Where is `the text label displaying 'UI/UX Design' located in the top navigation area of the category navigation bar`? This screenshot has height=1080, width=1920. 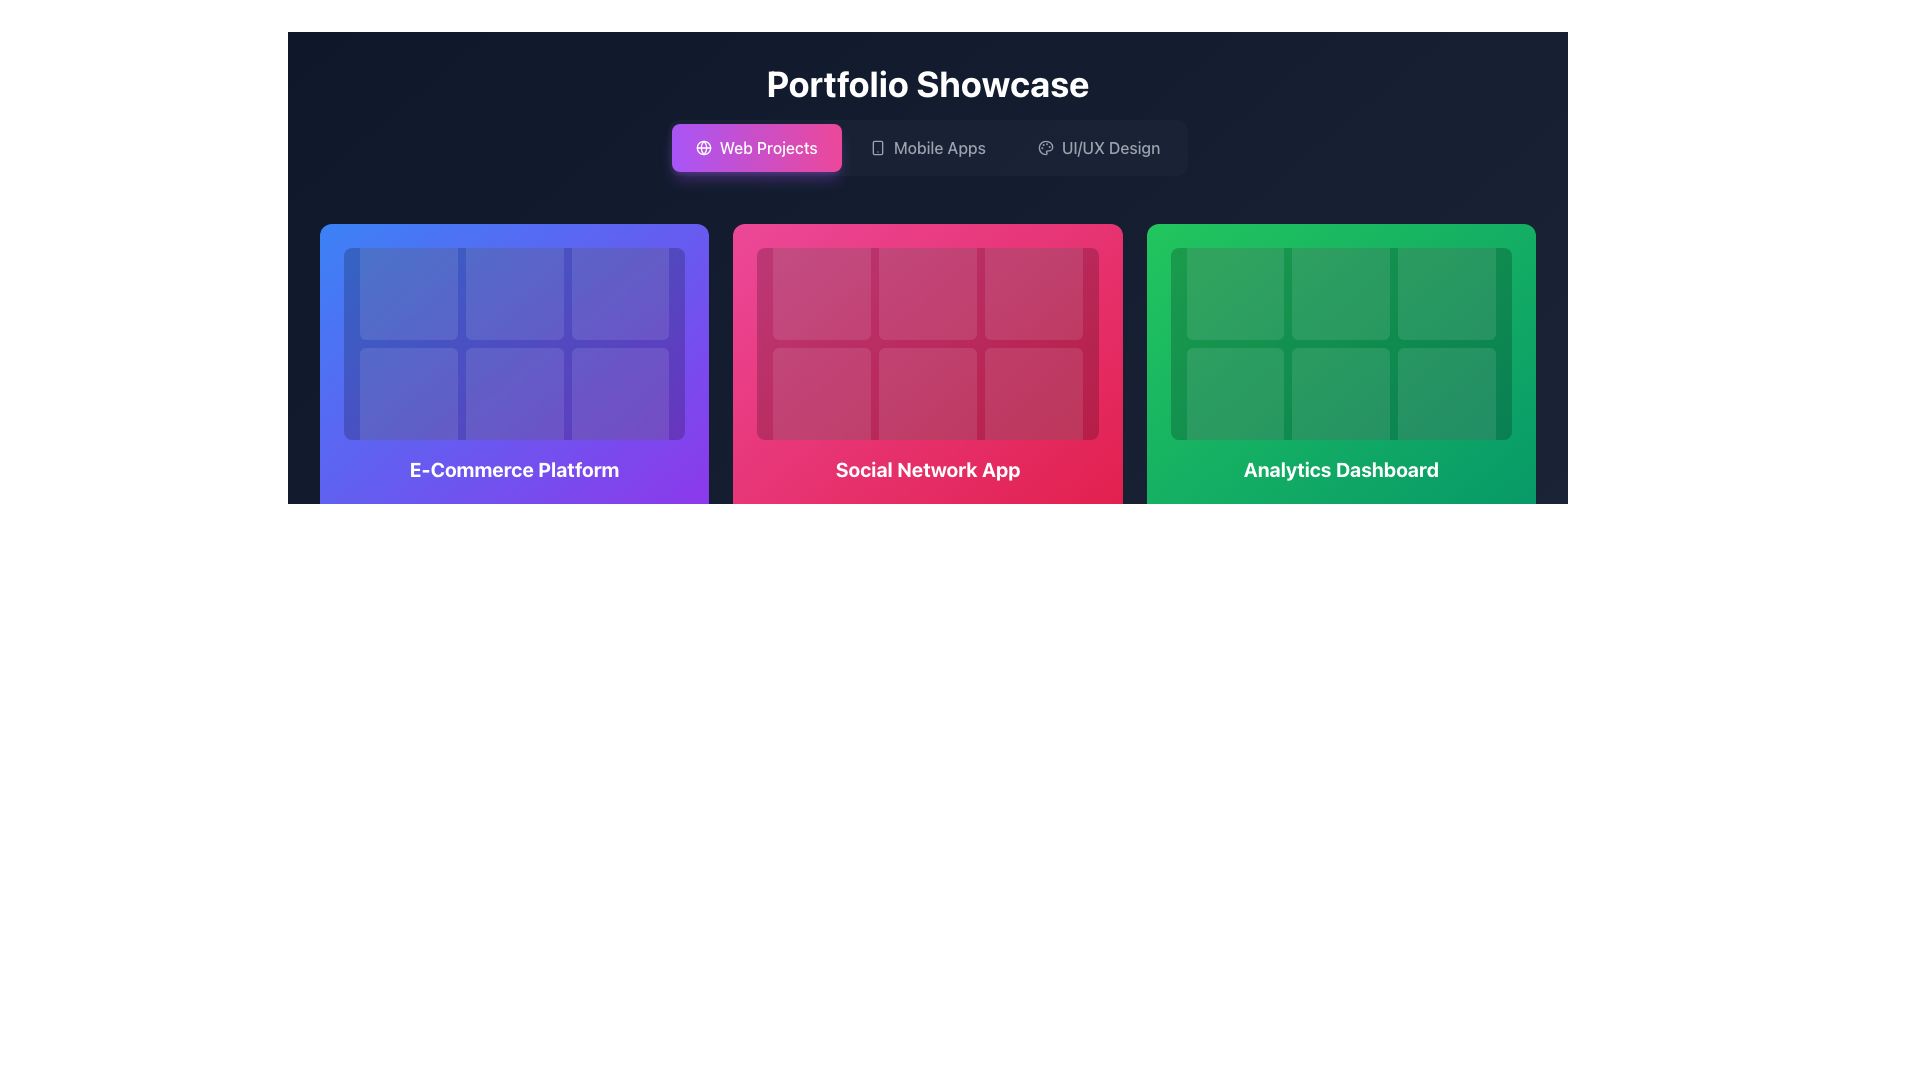 the text label displaying 'UI/UX Design' located in the top navigation area of the category navigation bar is located at coordinates (1110, 146).